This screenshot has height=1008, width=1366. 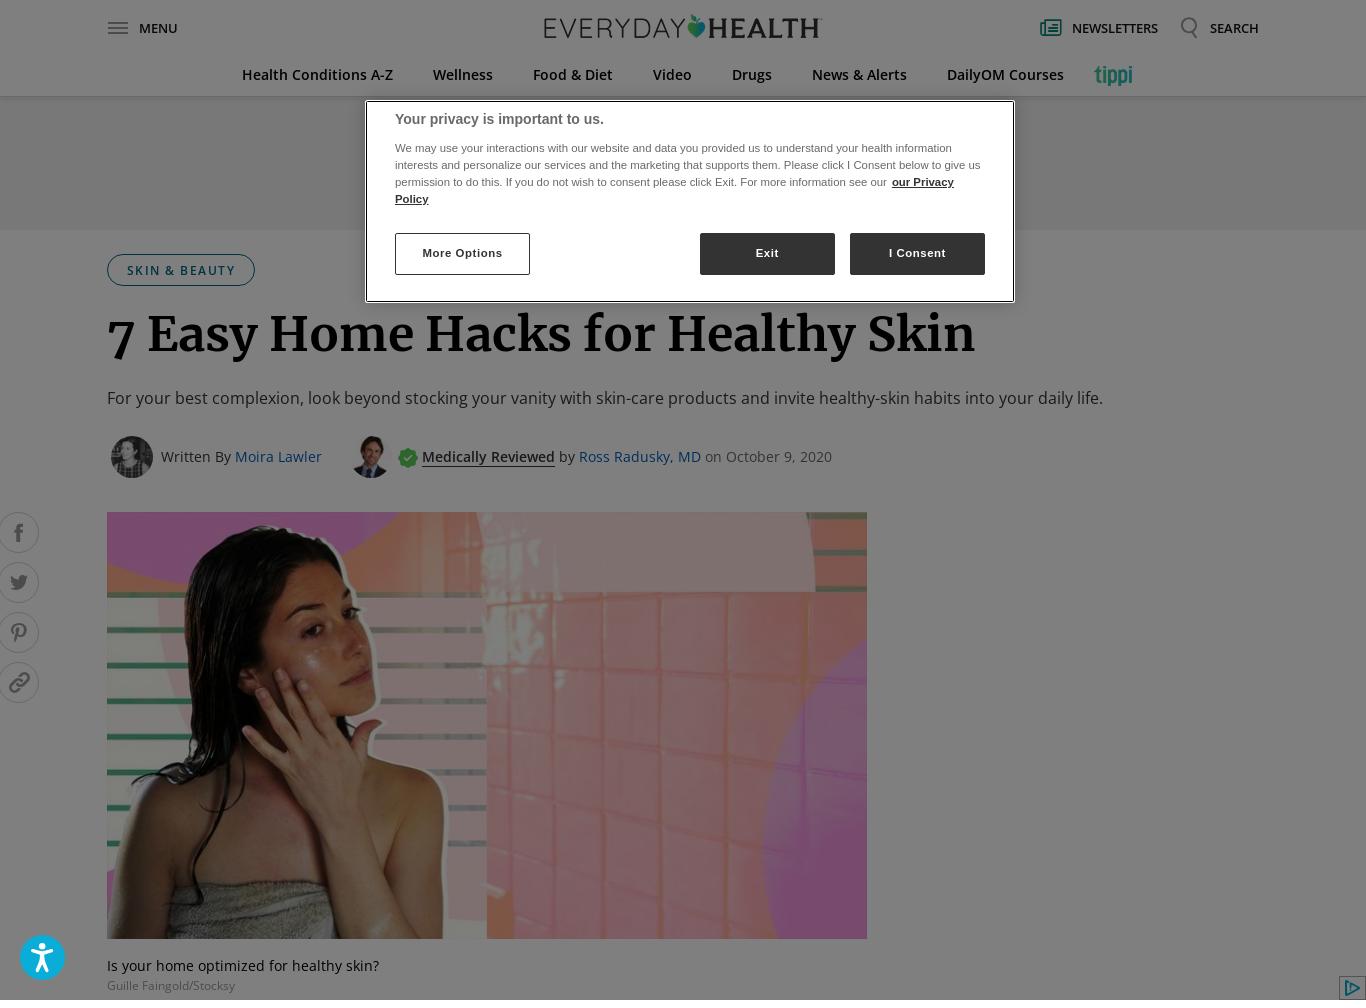 I want to click on '7 Easy Home Hacks for Healthy Skin', so click(x=541, y=333).